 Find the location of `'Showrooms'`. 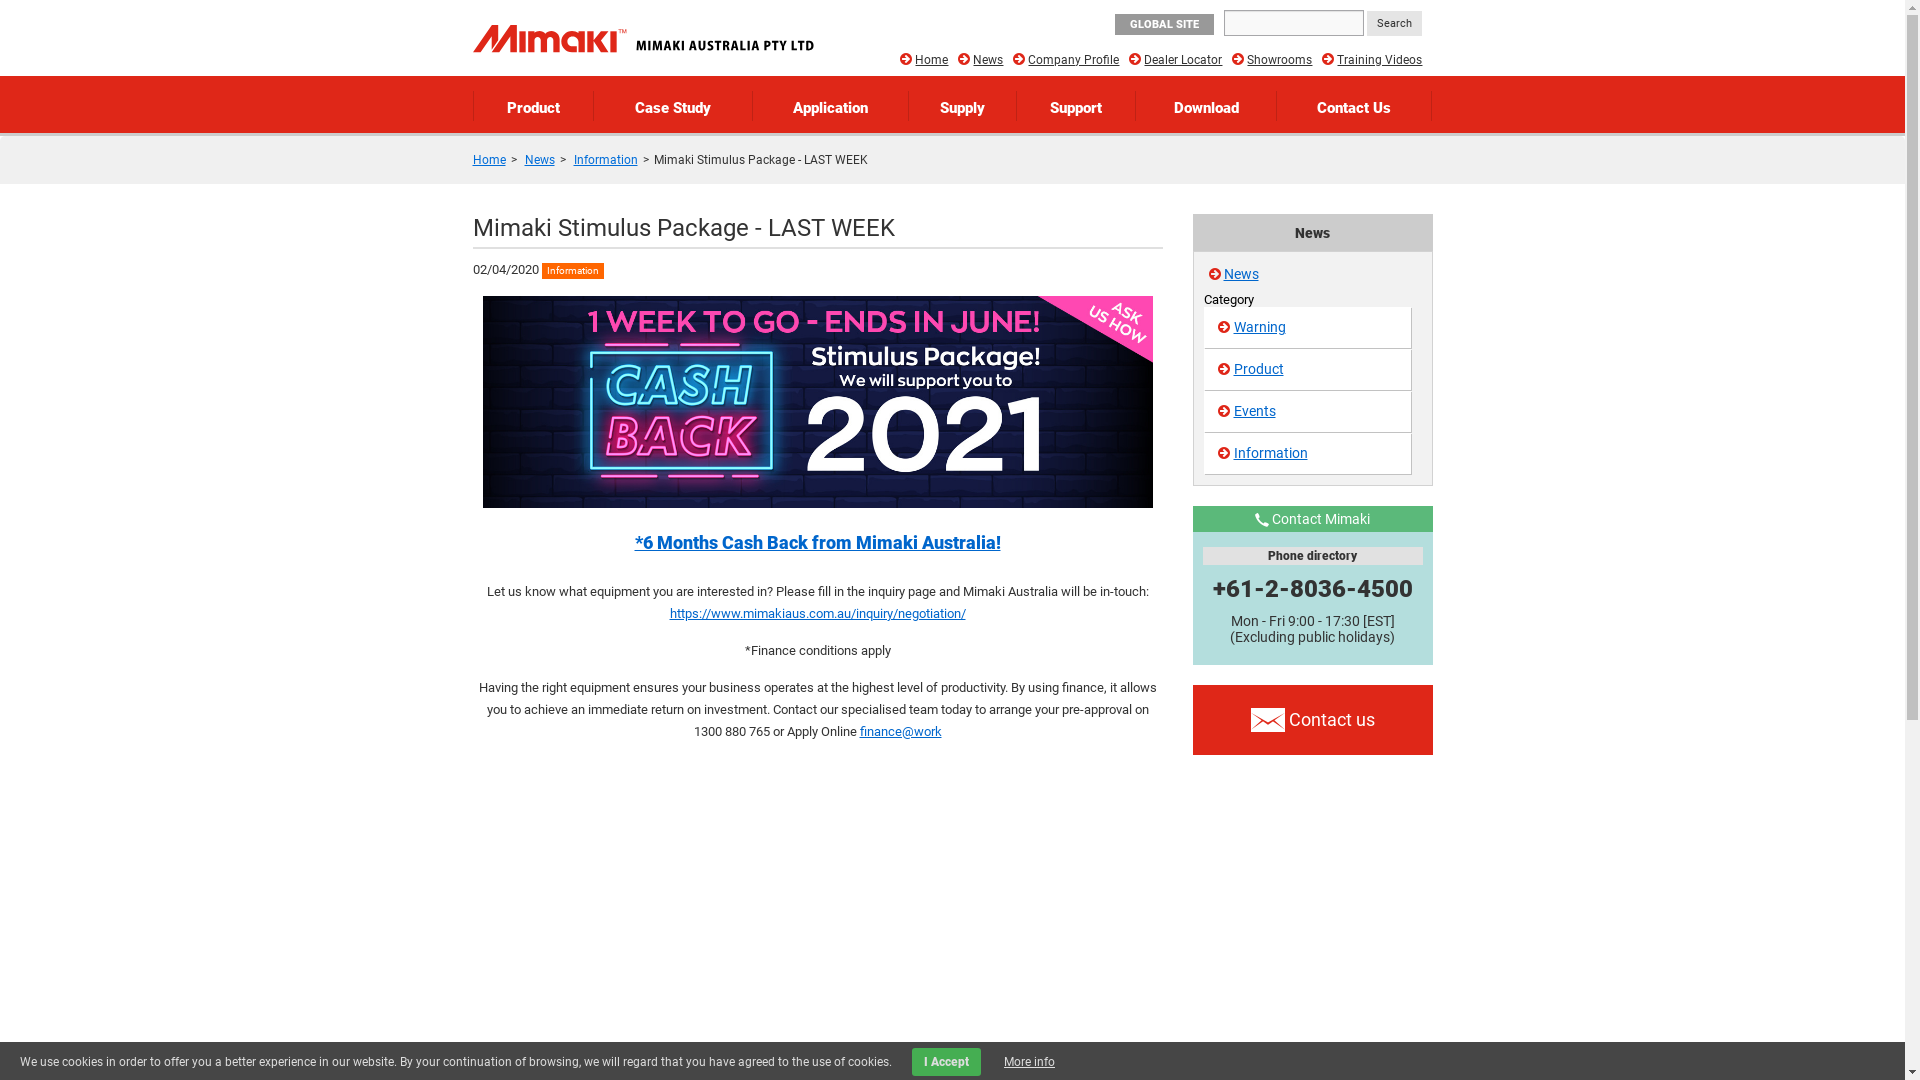

'Showrooms' is located at coordinates (1278, 59).